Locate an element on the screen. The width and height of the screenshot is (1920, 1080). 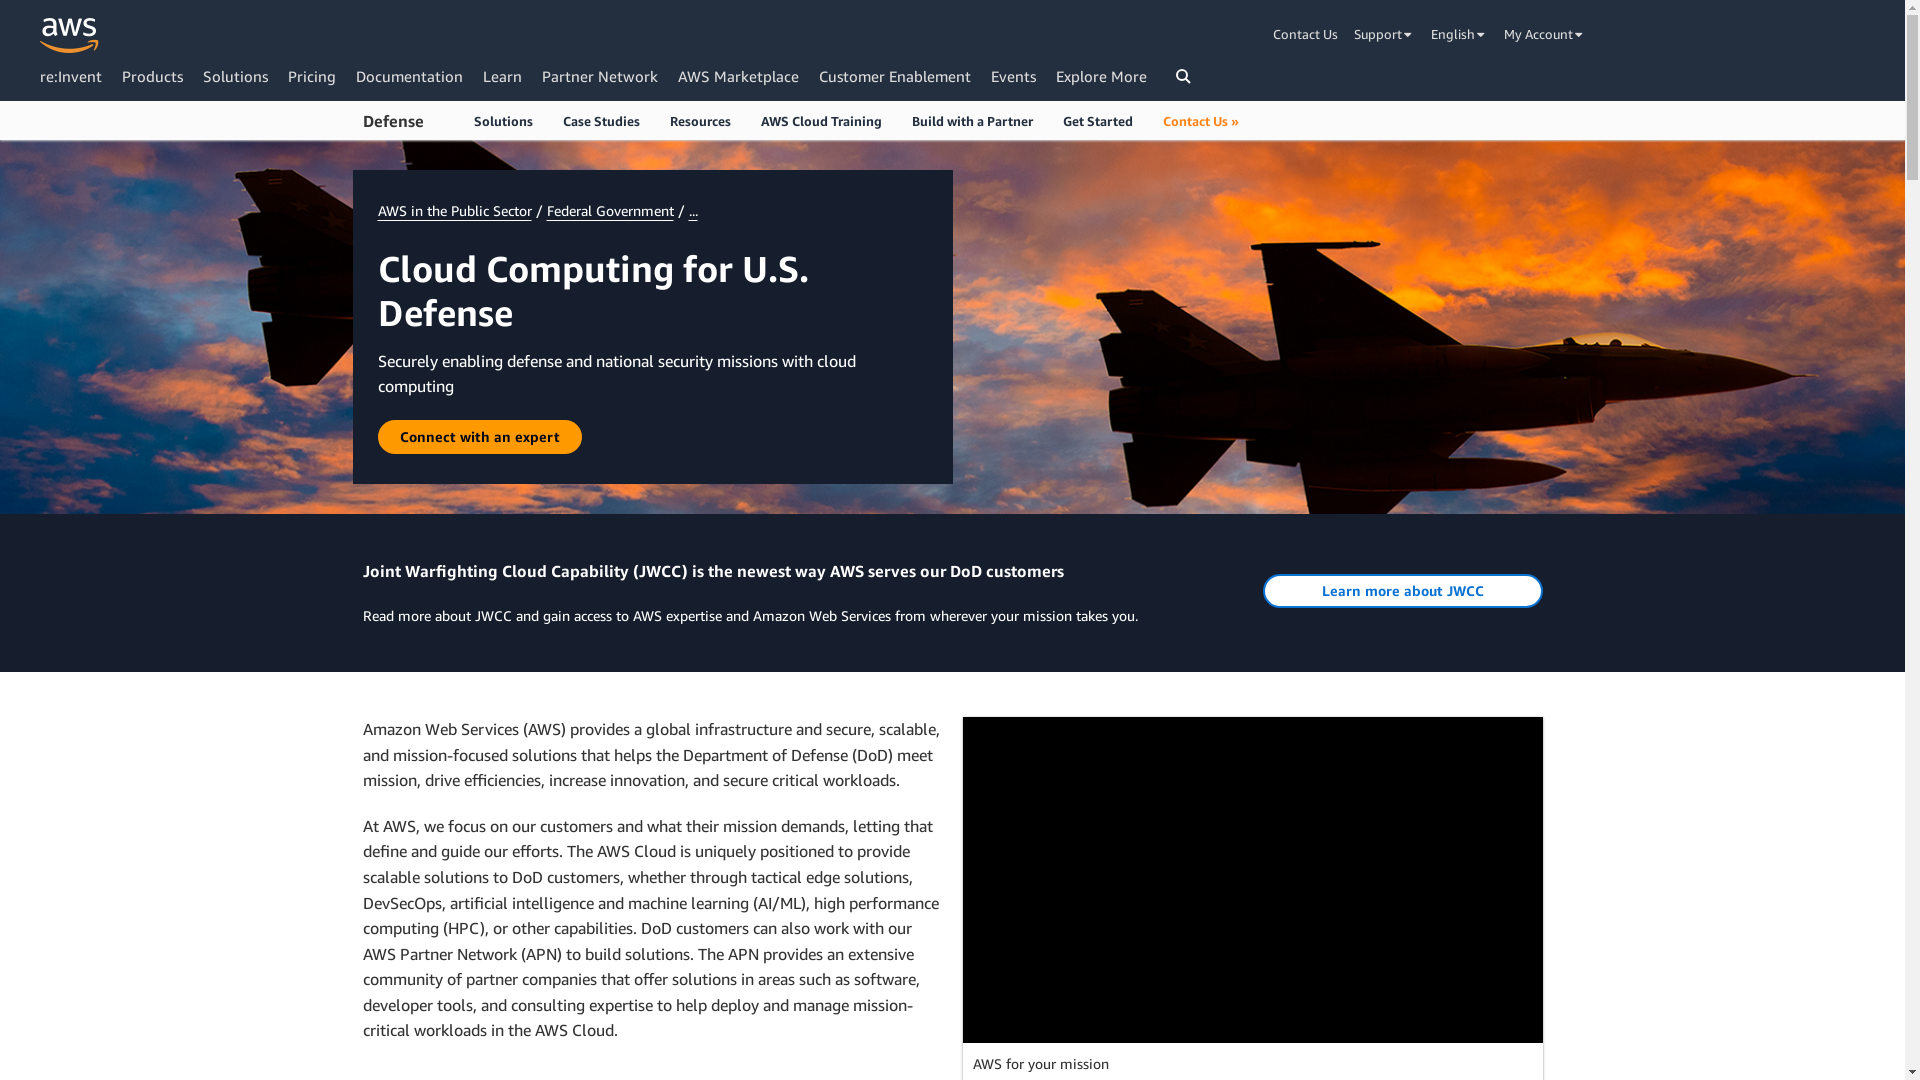
'Solutions' is located at coordinates (502, 120).